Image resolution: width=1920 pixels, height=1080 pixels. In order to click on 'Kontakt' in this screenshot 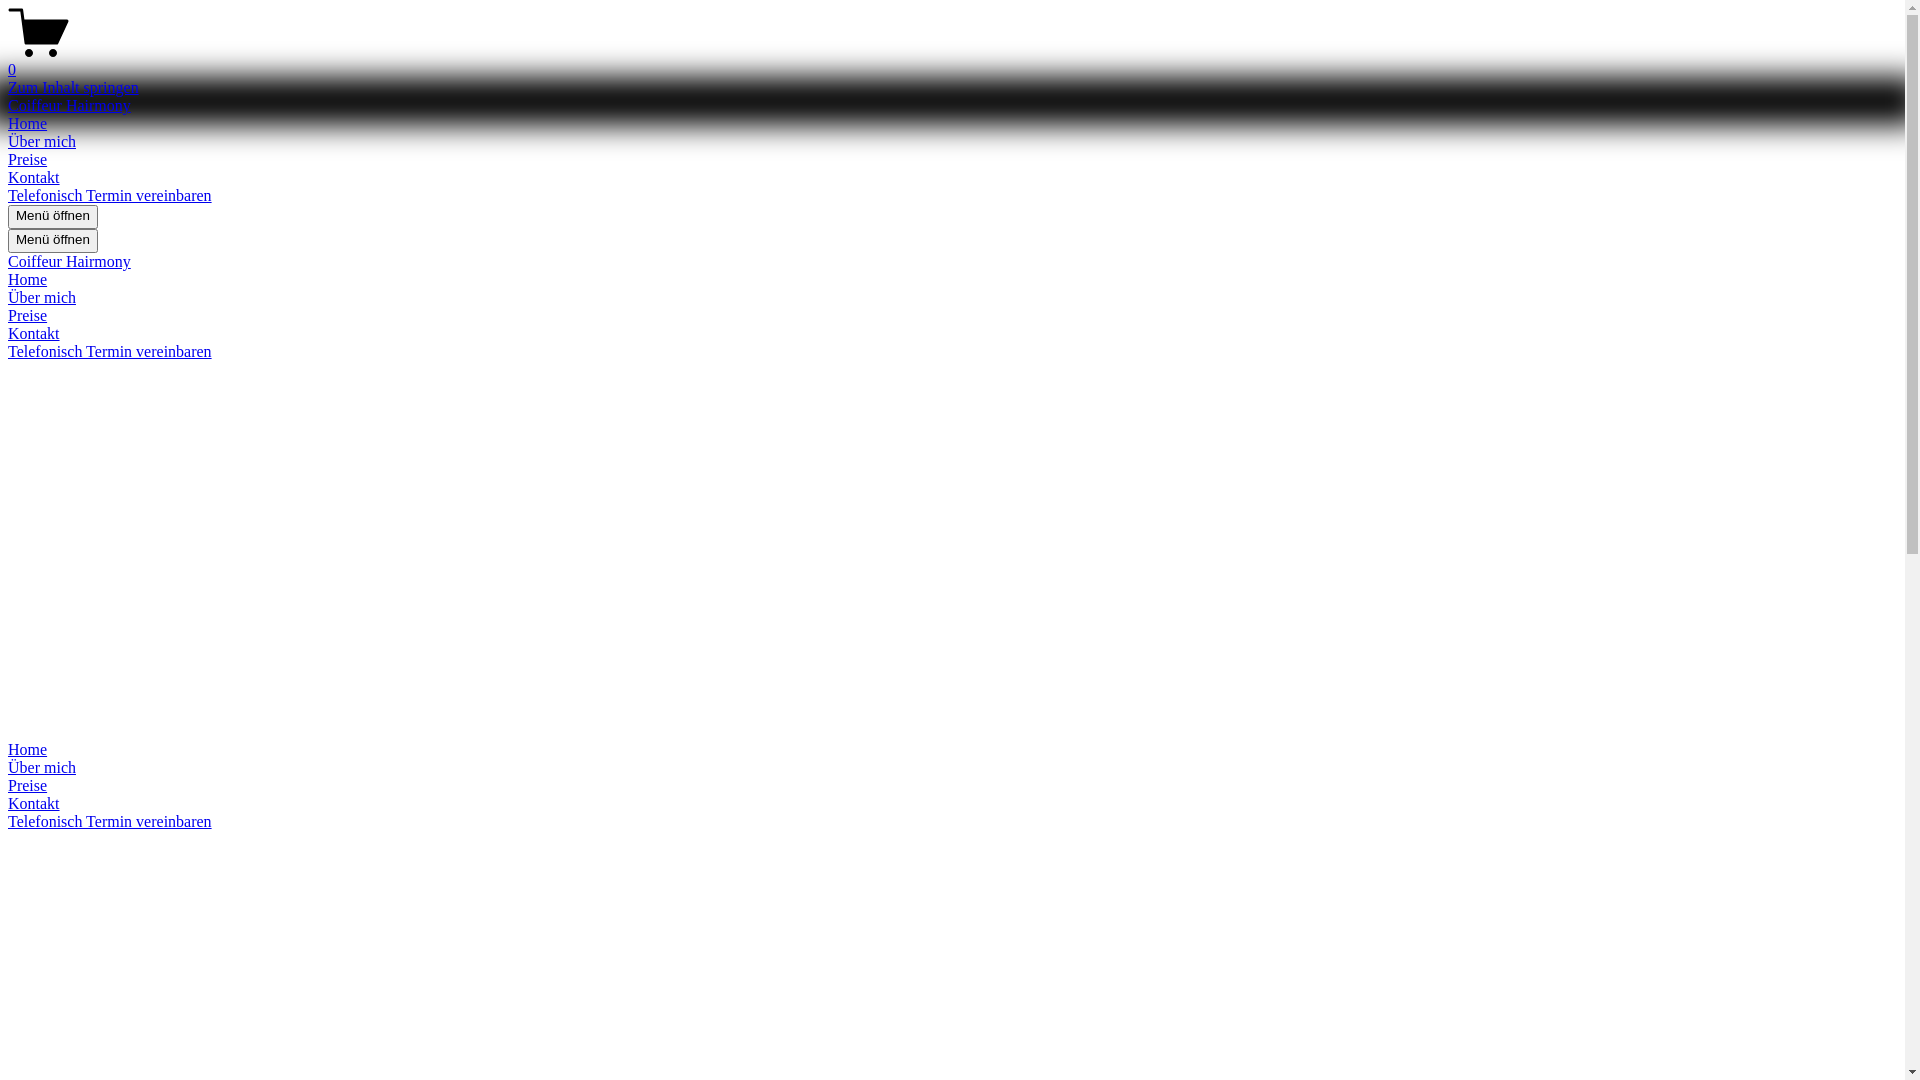, I will do `click(8, 802)`.